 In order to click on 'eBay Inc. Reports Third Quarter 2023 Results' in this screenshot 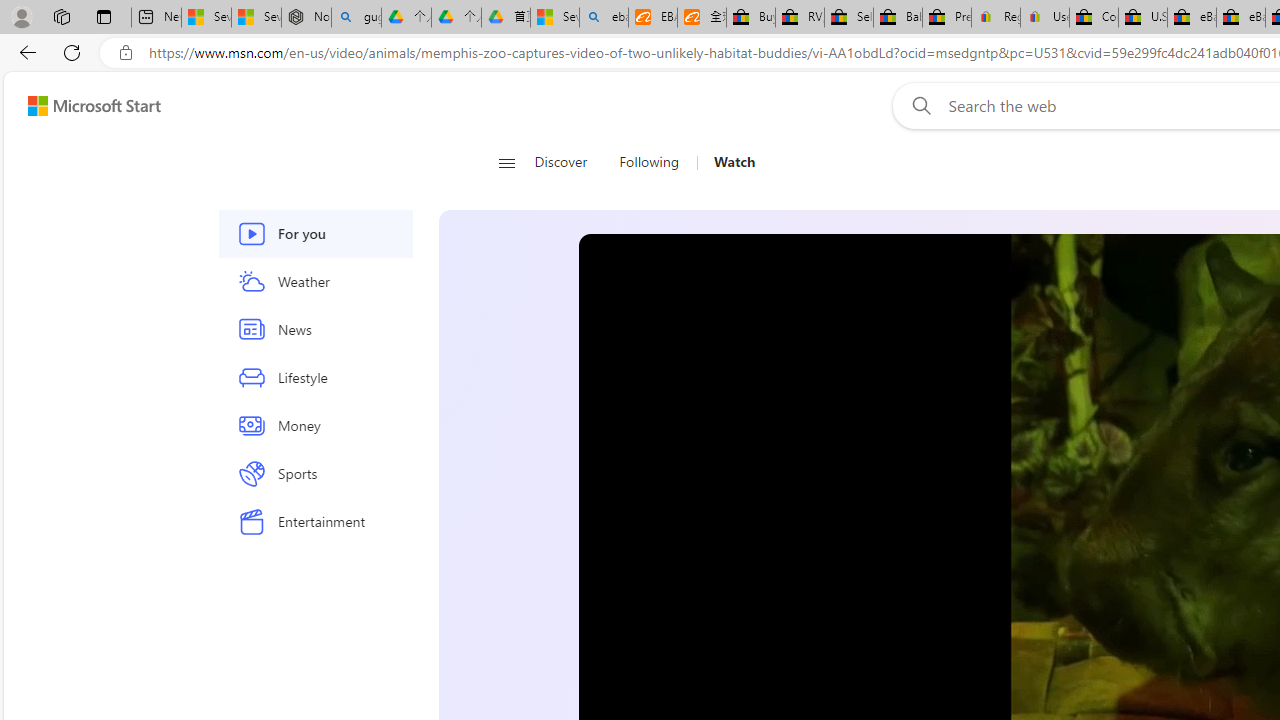, I will do `click(1239, 17)`.